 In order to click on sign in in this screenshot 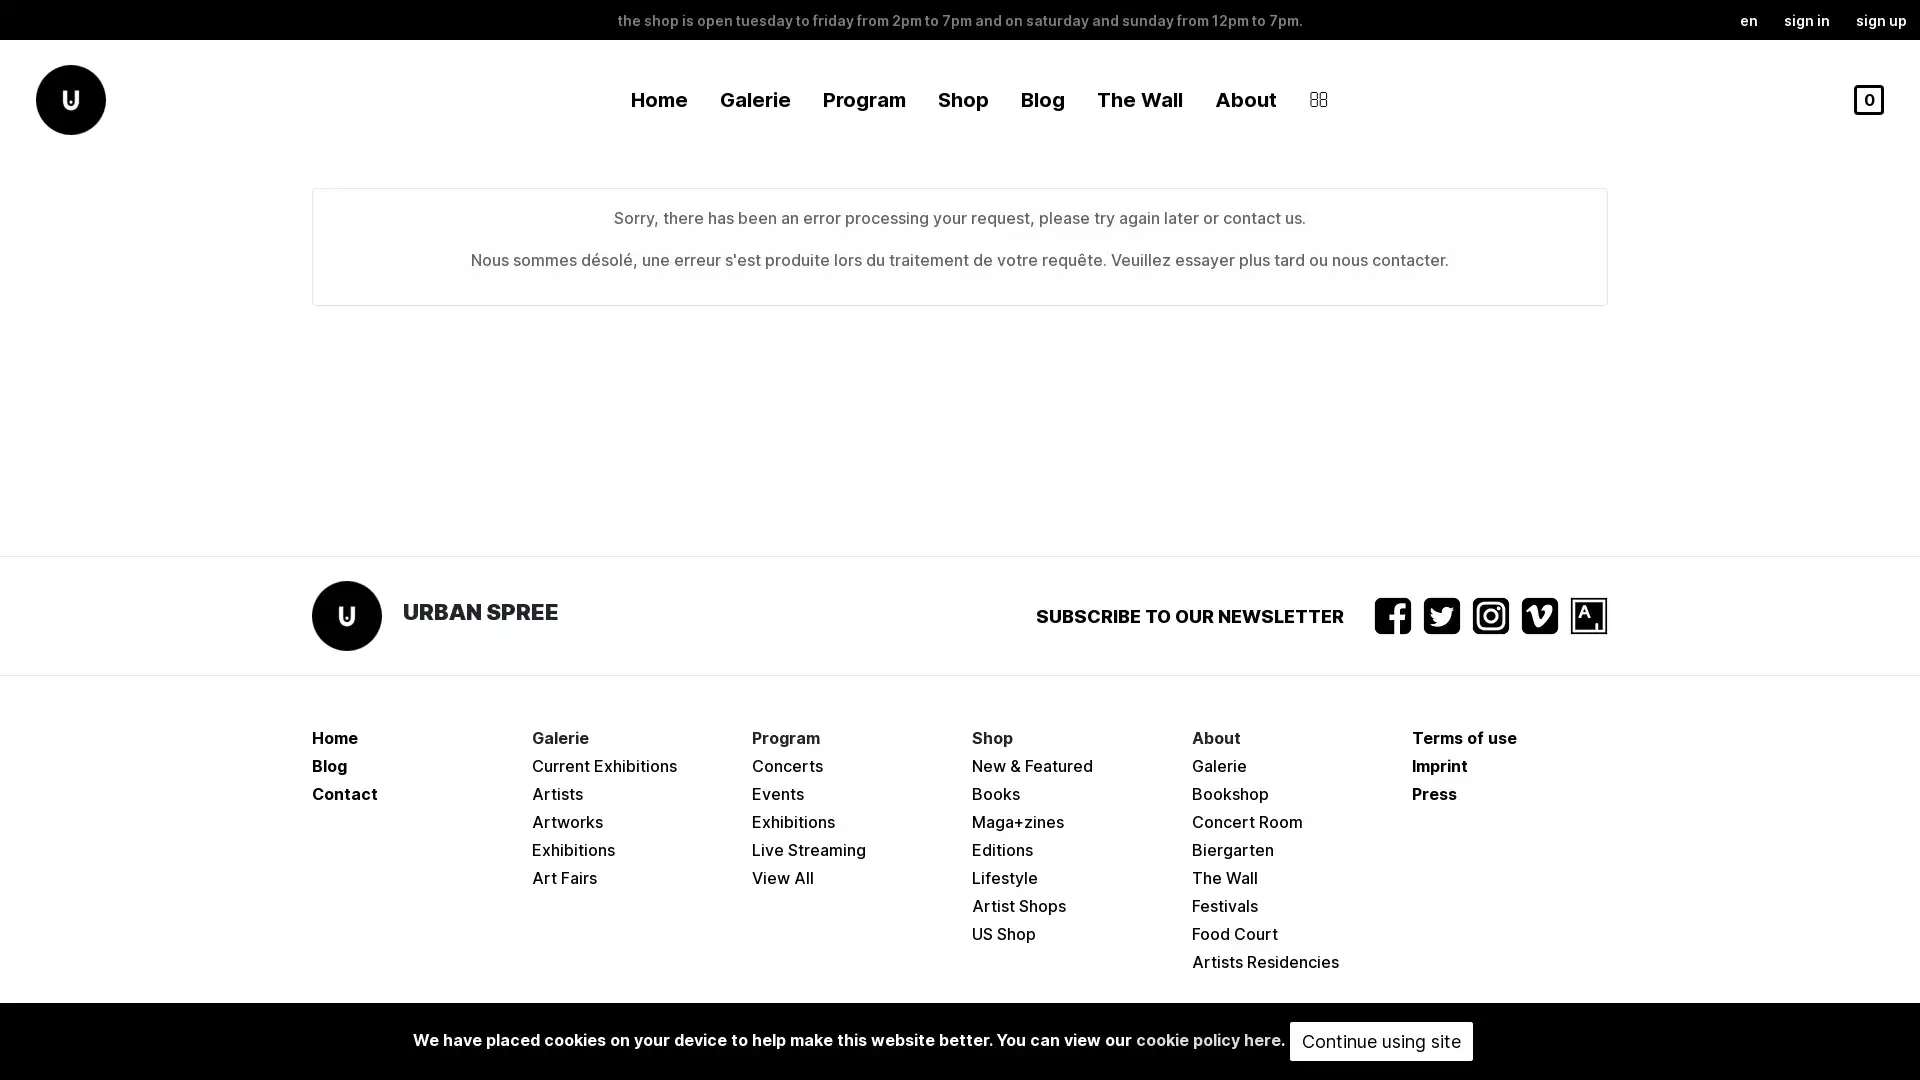, I will do `click(1806, 19)`.